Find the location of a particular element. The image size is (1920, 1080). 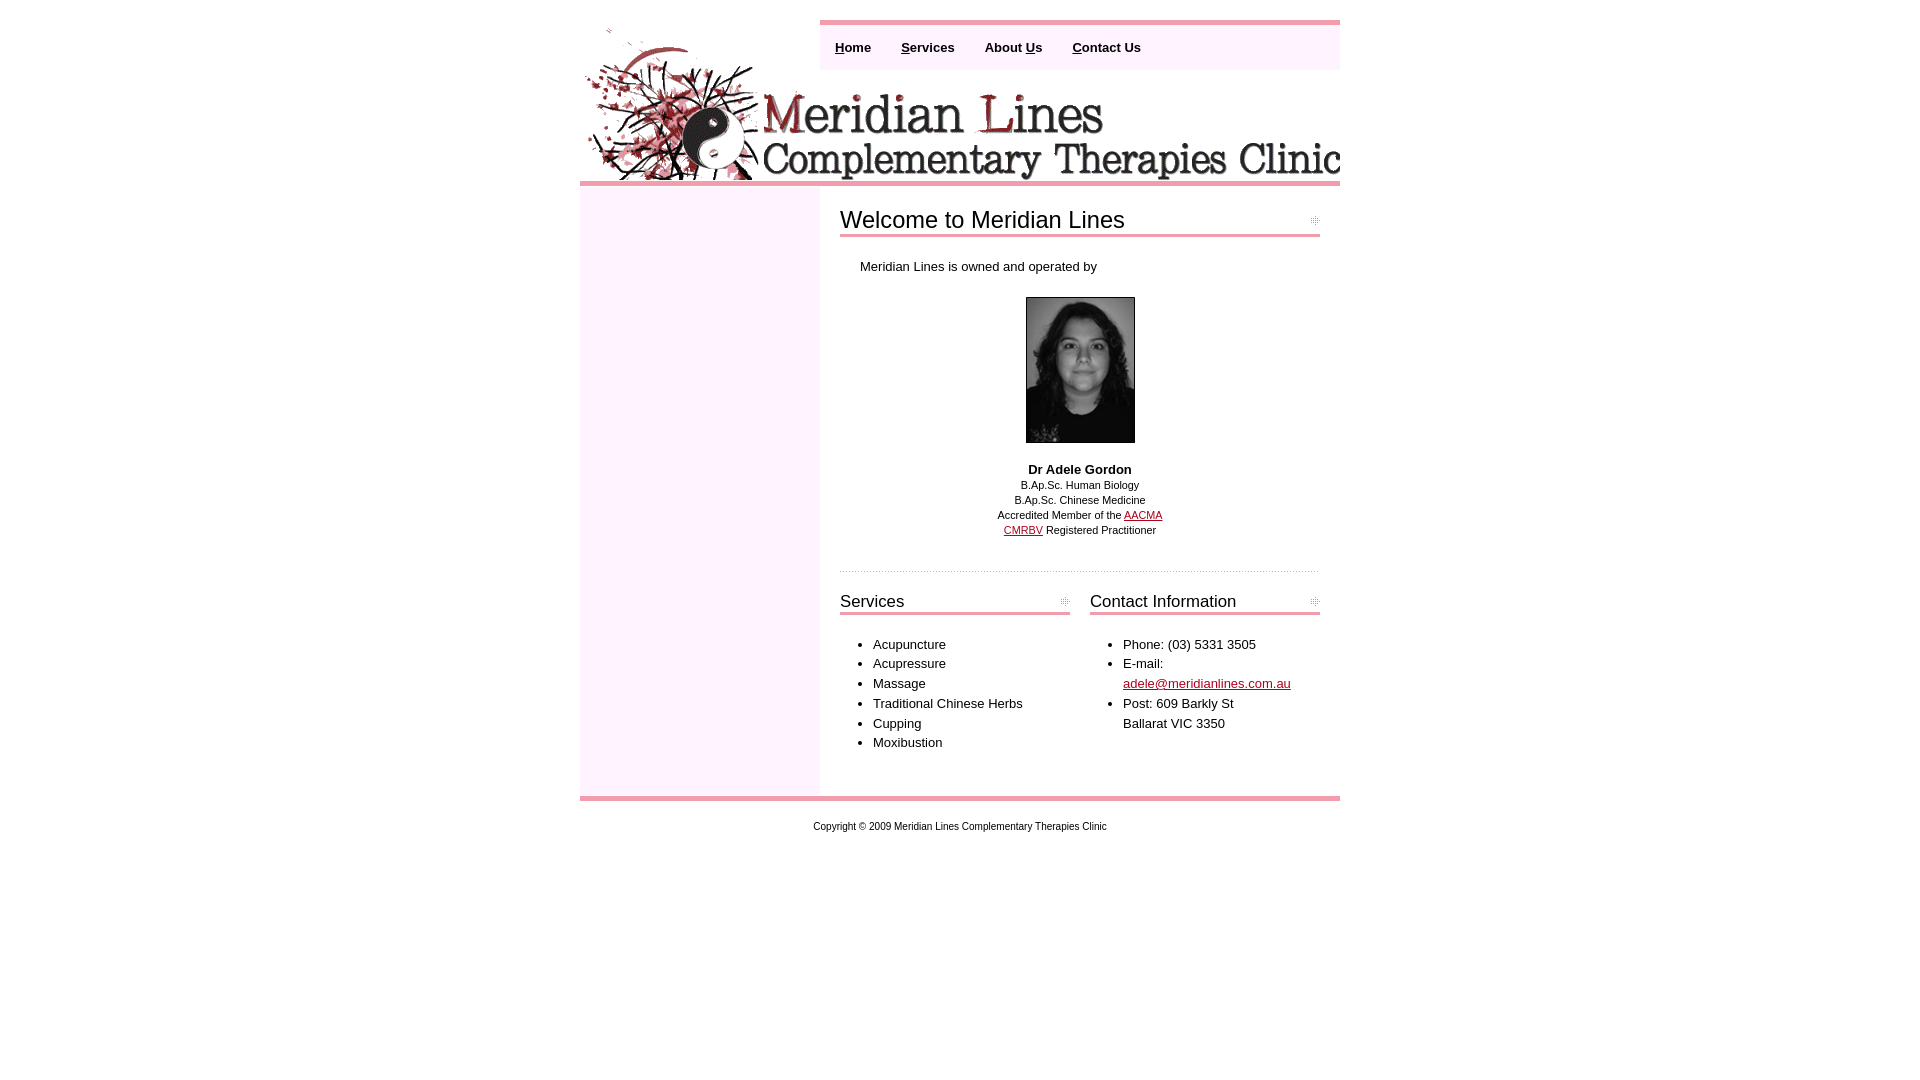

'Contact Us' is located at coordinates (1105, 45).